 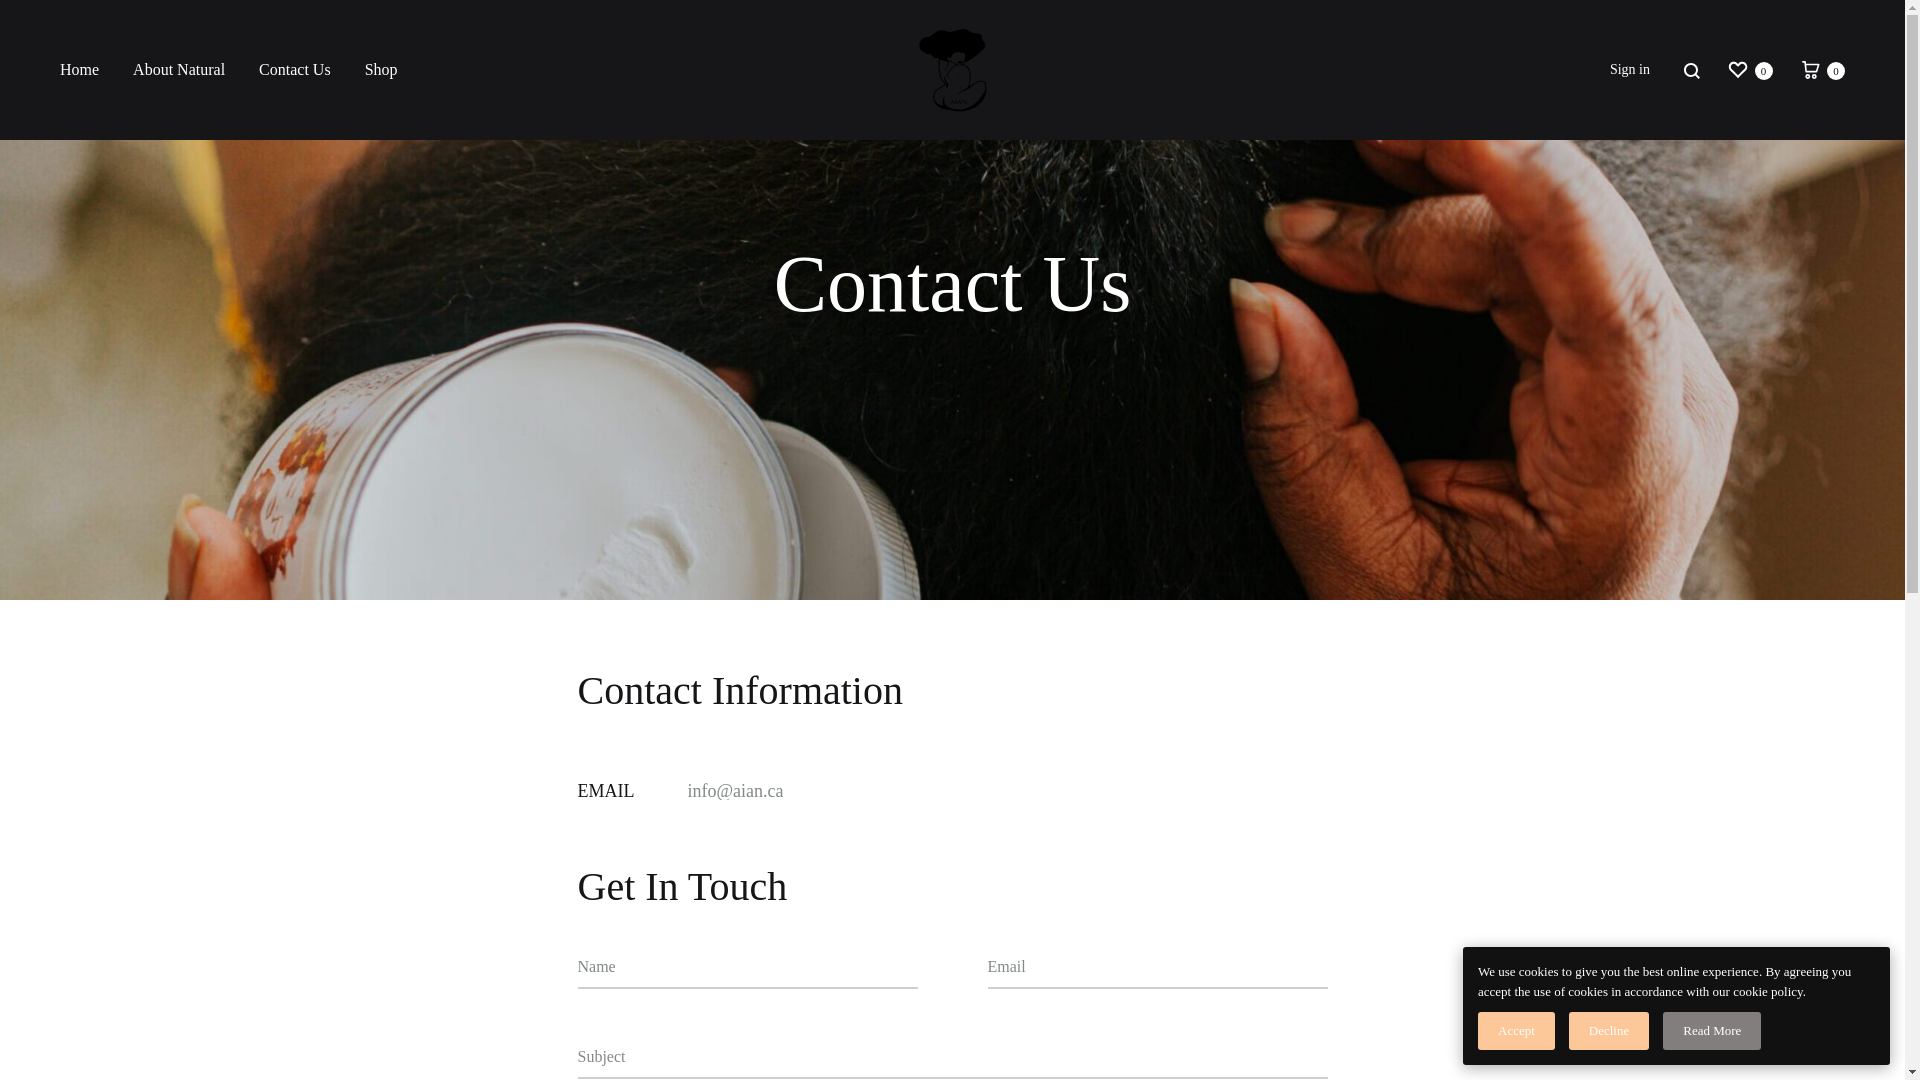 I want to click on 'Cart, so click(x=1798, y=69).